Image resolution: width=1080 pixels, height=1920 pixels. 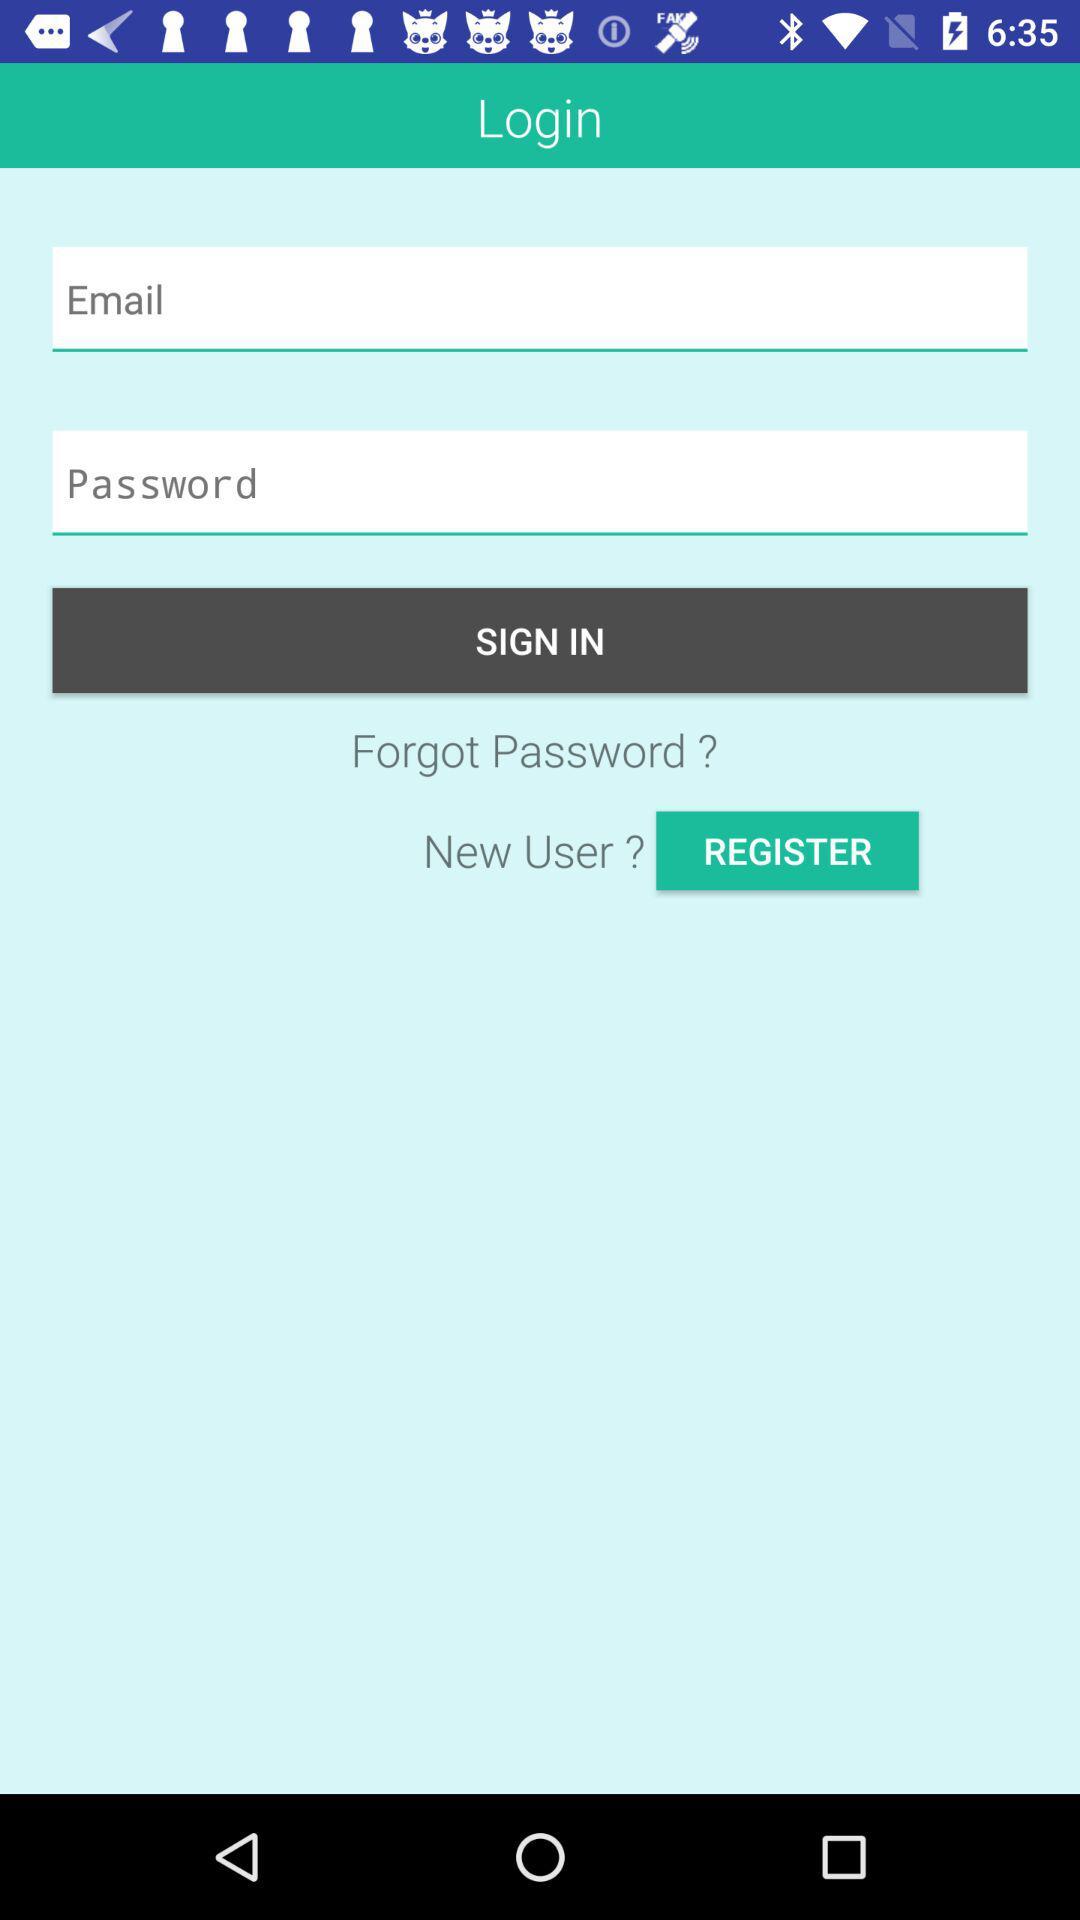 I want to click on app to the right of the new user ?  icon, so click(x=786, y=850).